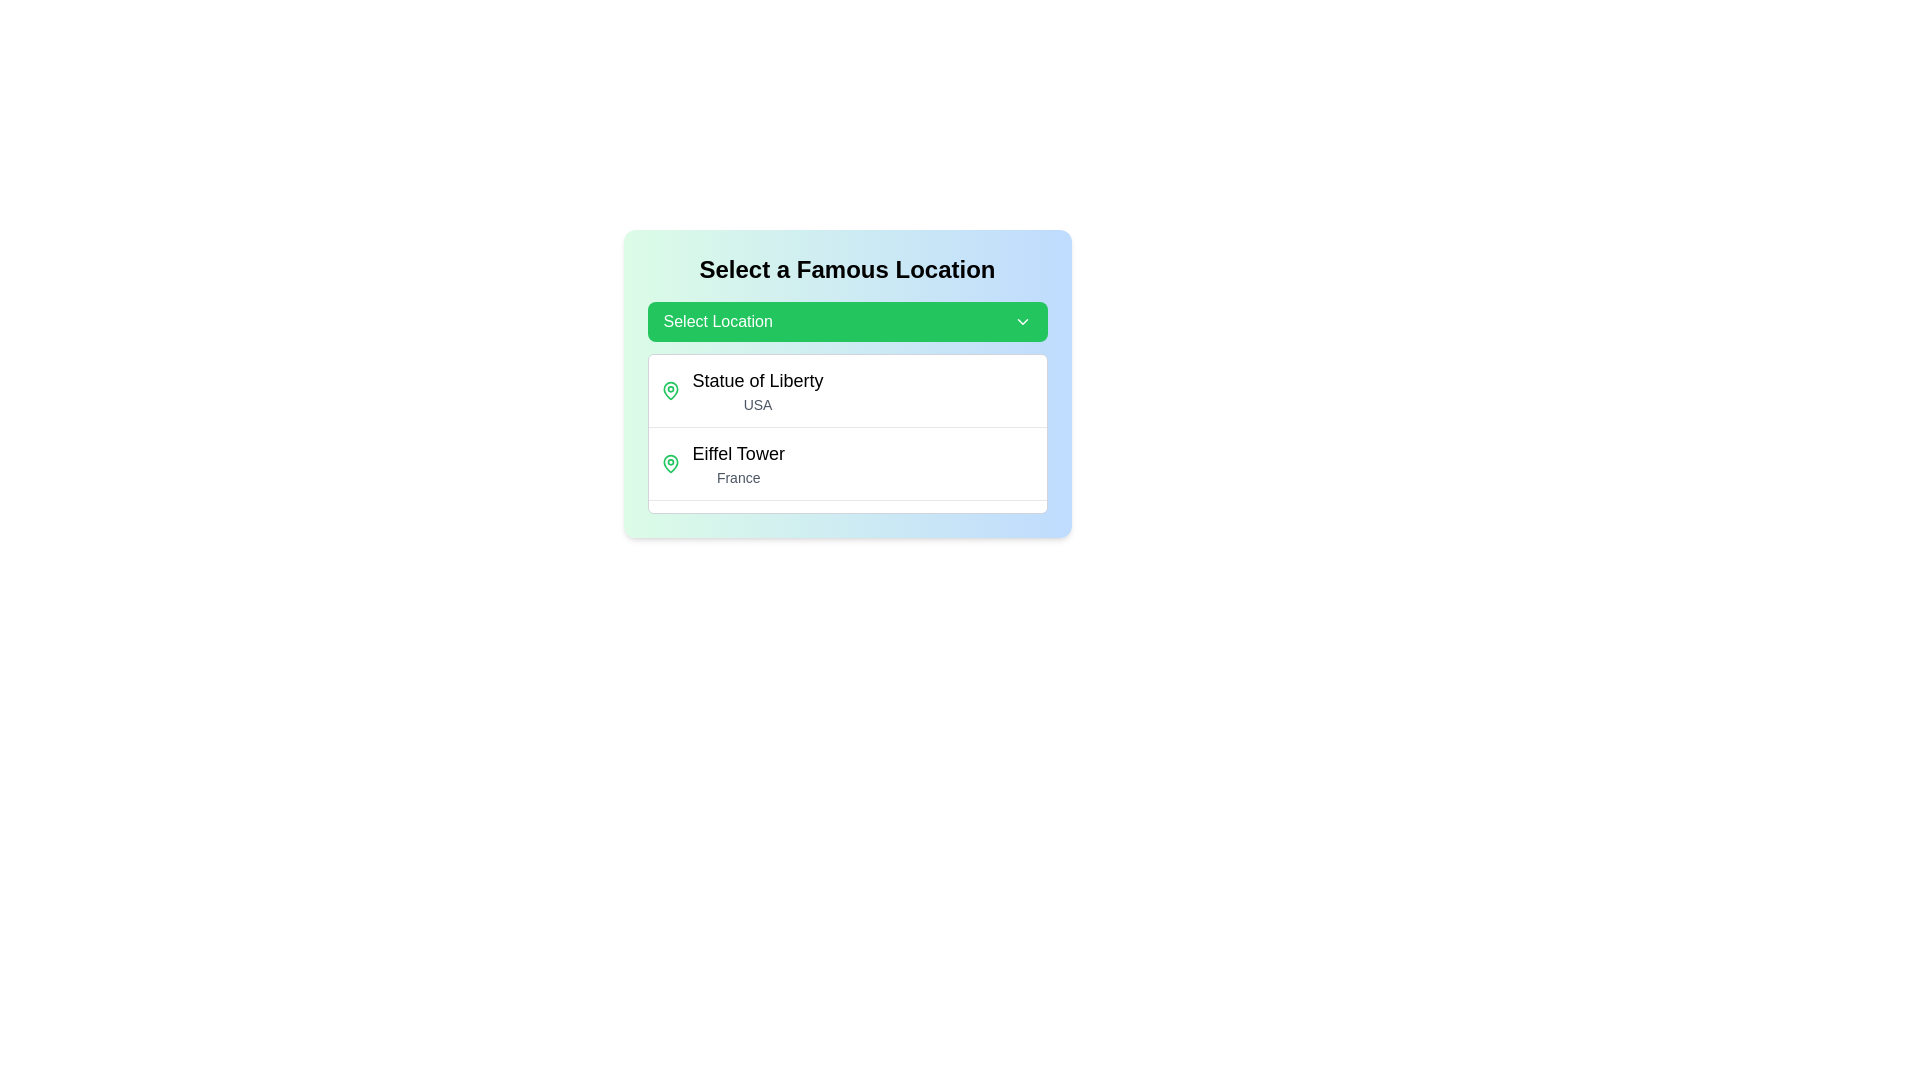 This screenshot has height=1080, width=1920. I want to click on the visual marker icon indicating the location of the Eiffel Tower, which is positioned to the left of the text 'Eiffel Tower', so click(670, 463).